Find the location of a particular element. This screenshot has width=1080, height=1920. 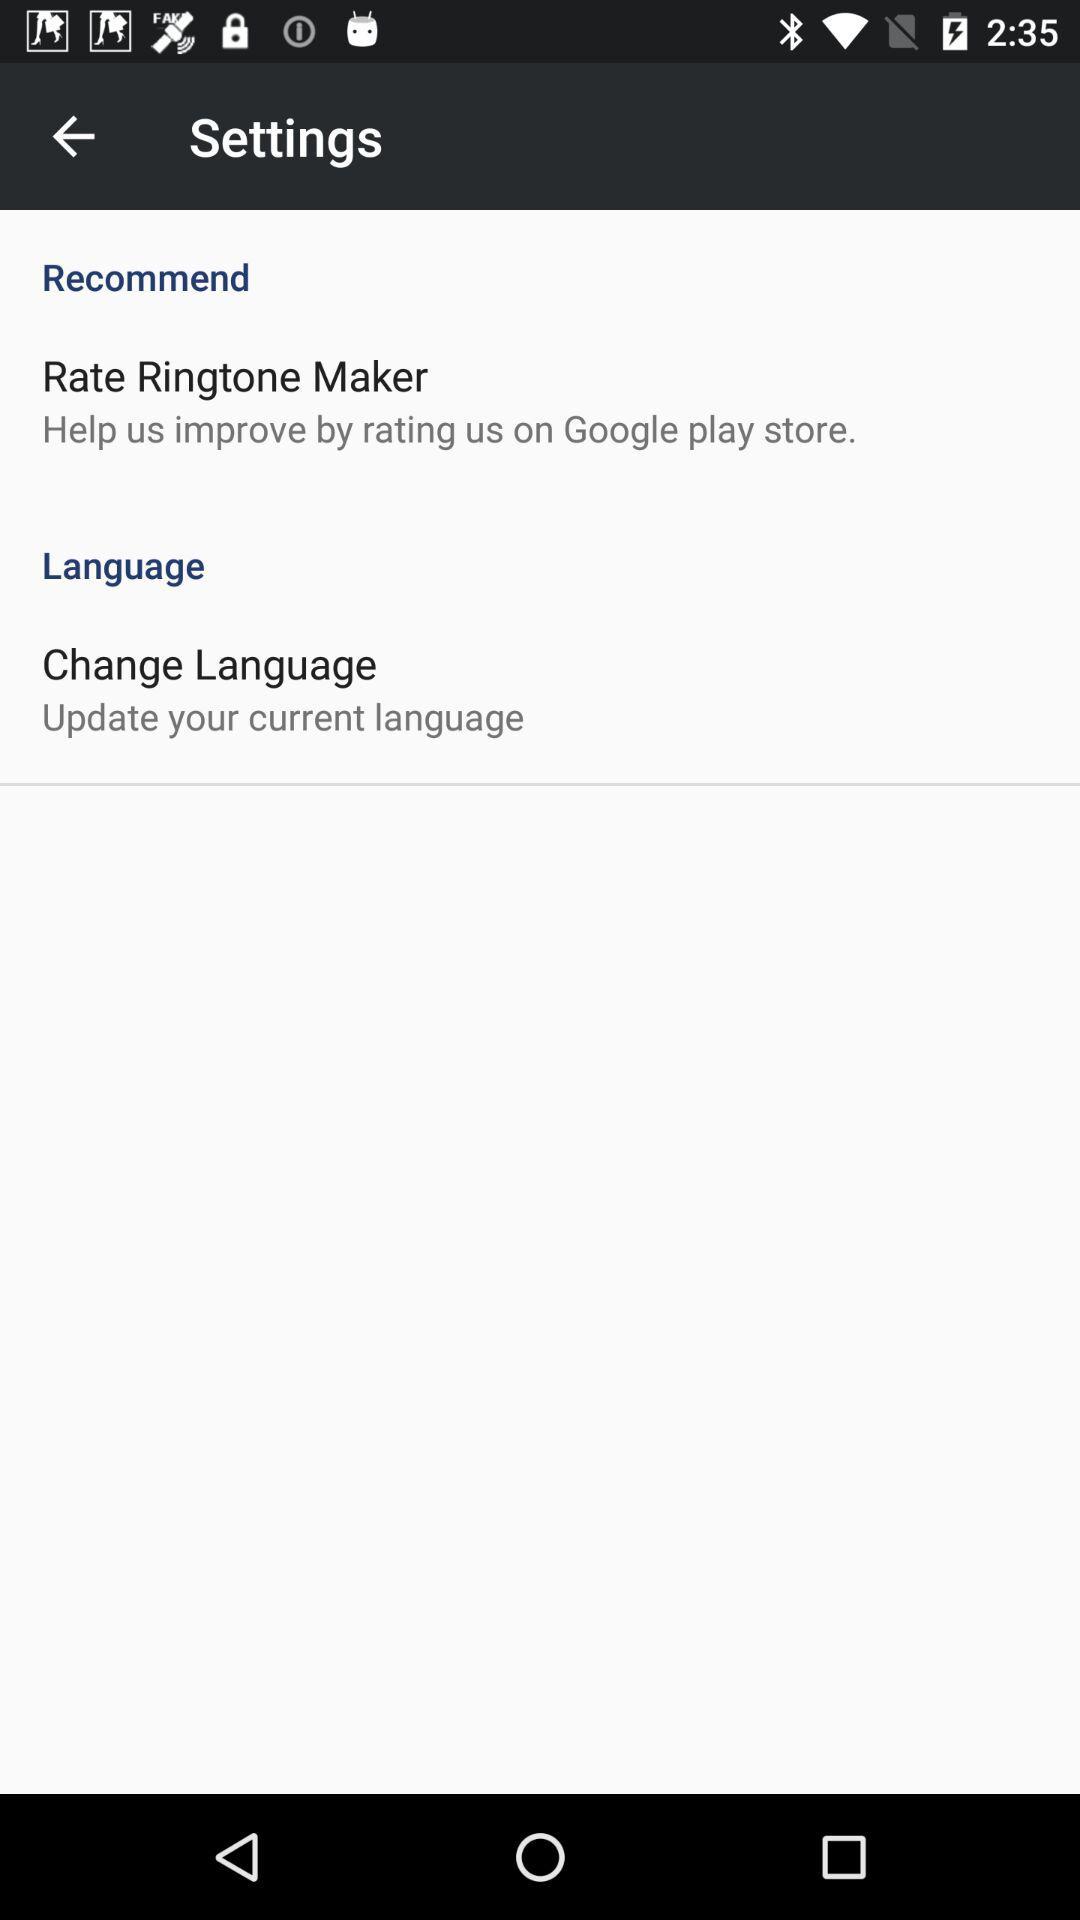

icon above rate ringtone maker icon is located at coordinates (540, 254).